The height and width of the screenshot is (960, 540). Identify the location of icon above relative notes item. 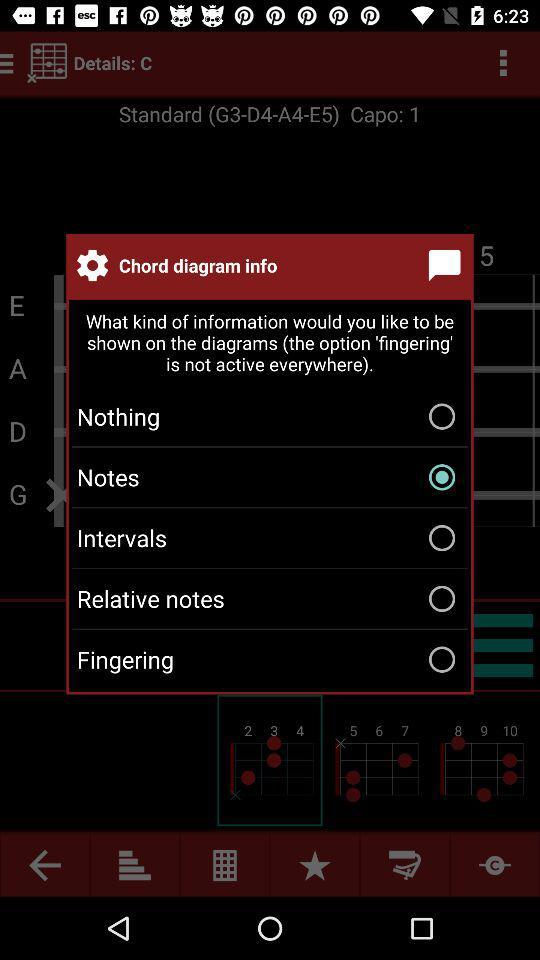
(270, 537).